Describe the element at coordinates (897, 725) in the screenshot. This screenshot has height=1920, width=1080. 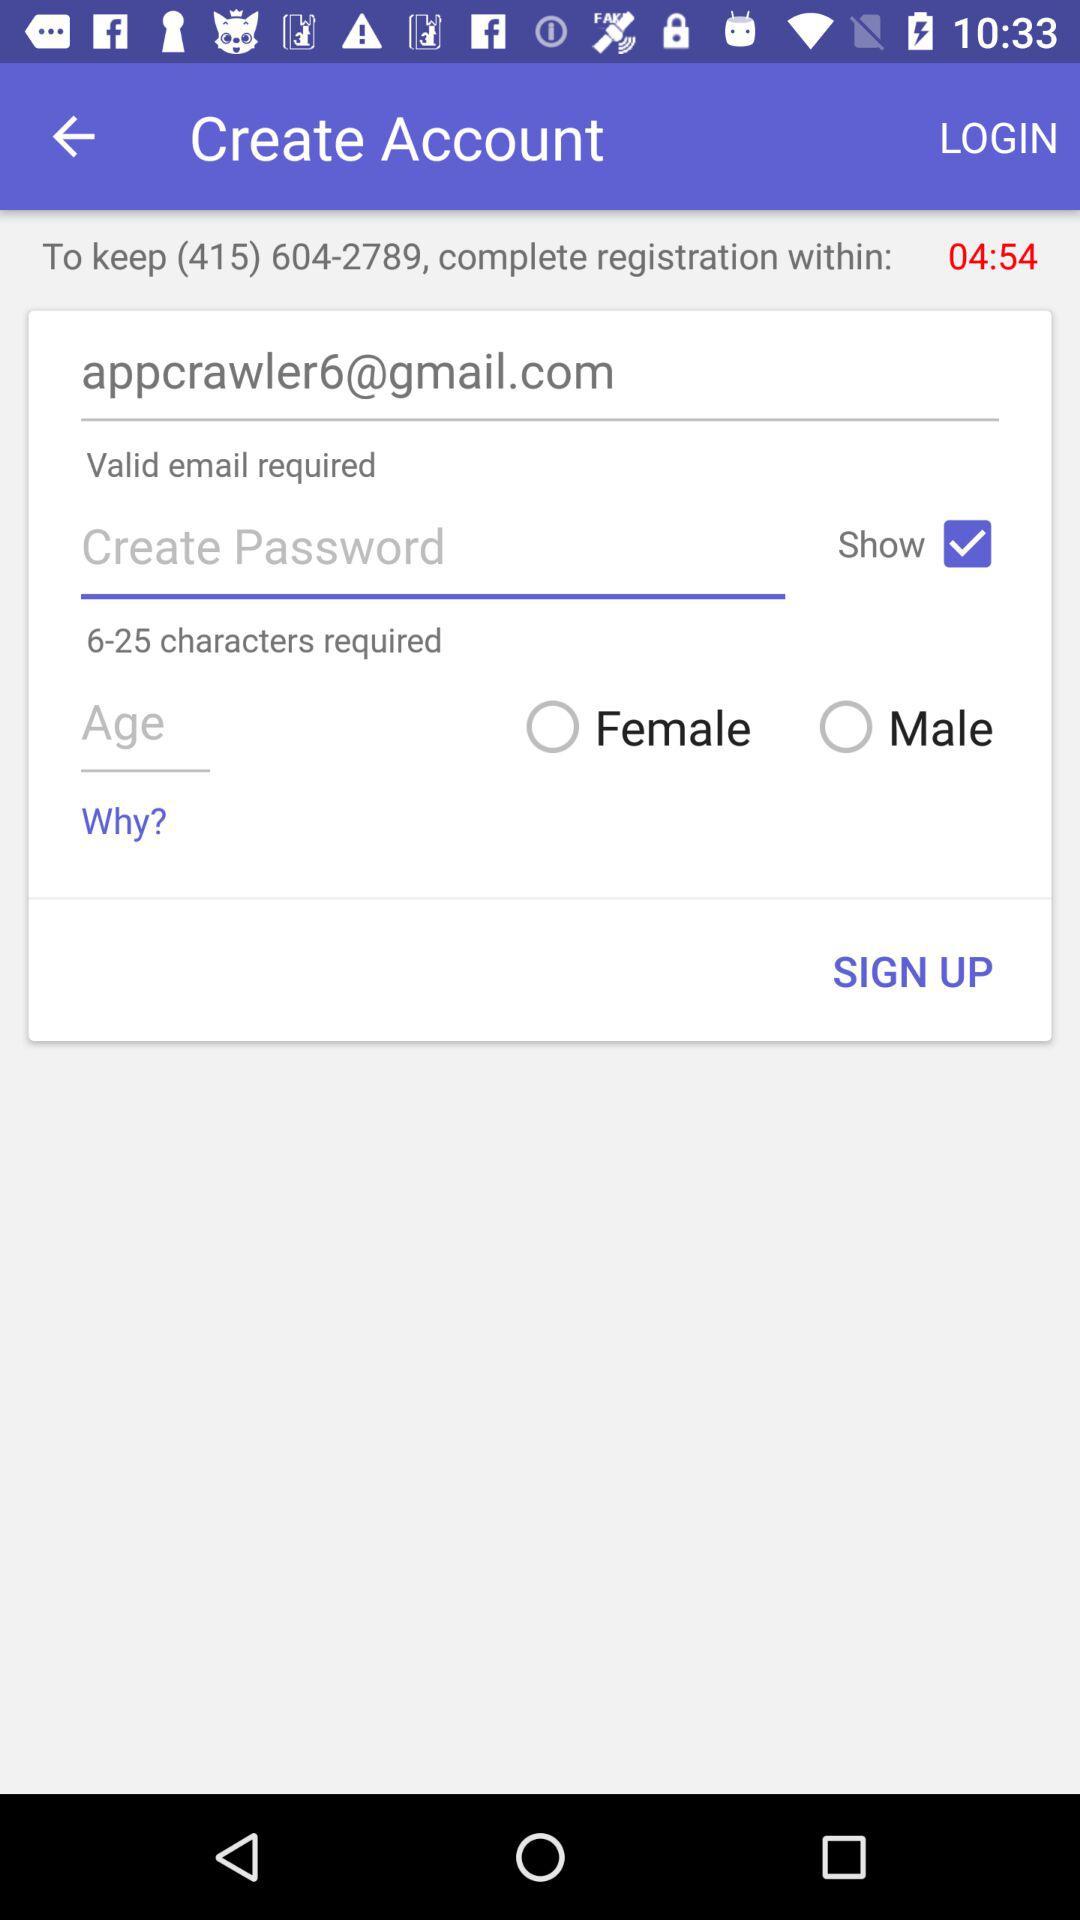
I see `male icon` at that location.